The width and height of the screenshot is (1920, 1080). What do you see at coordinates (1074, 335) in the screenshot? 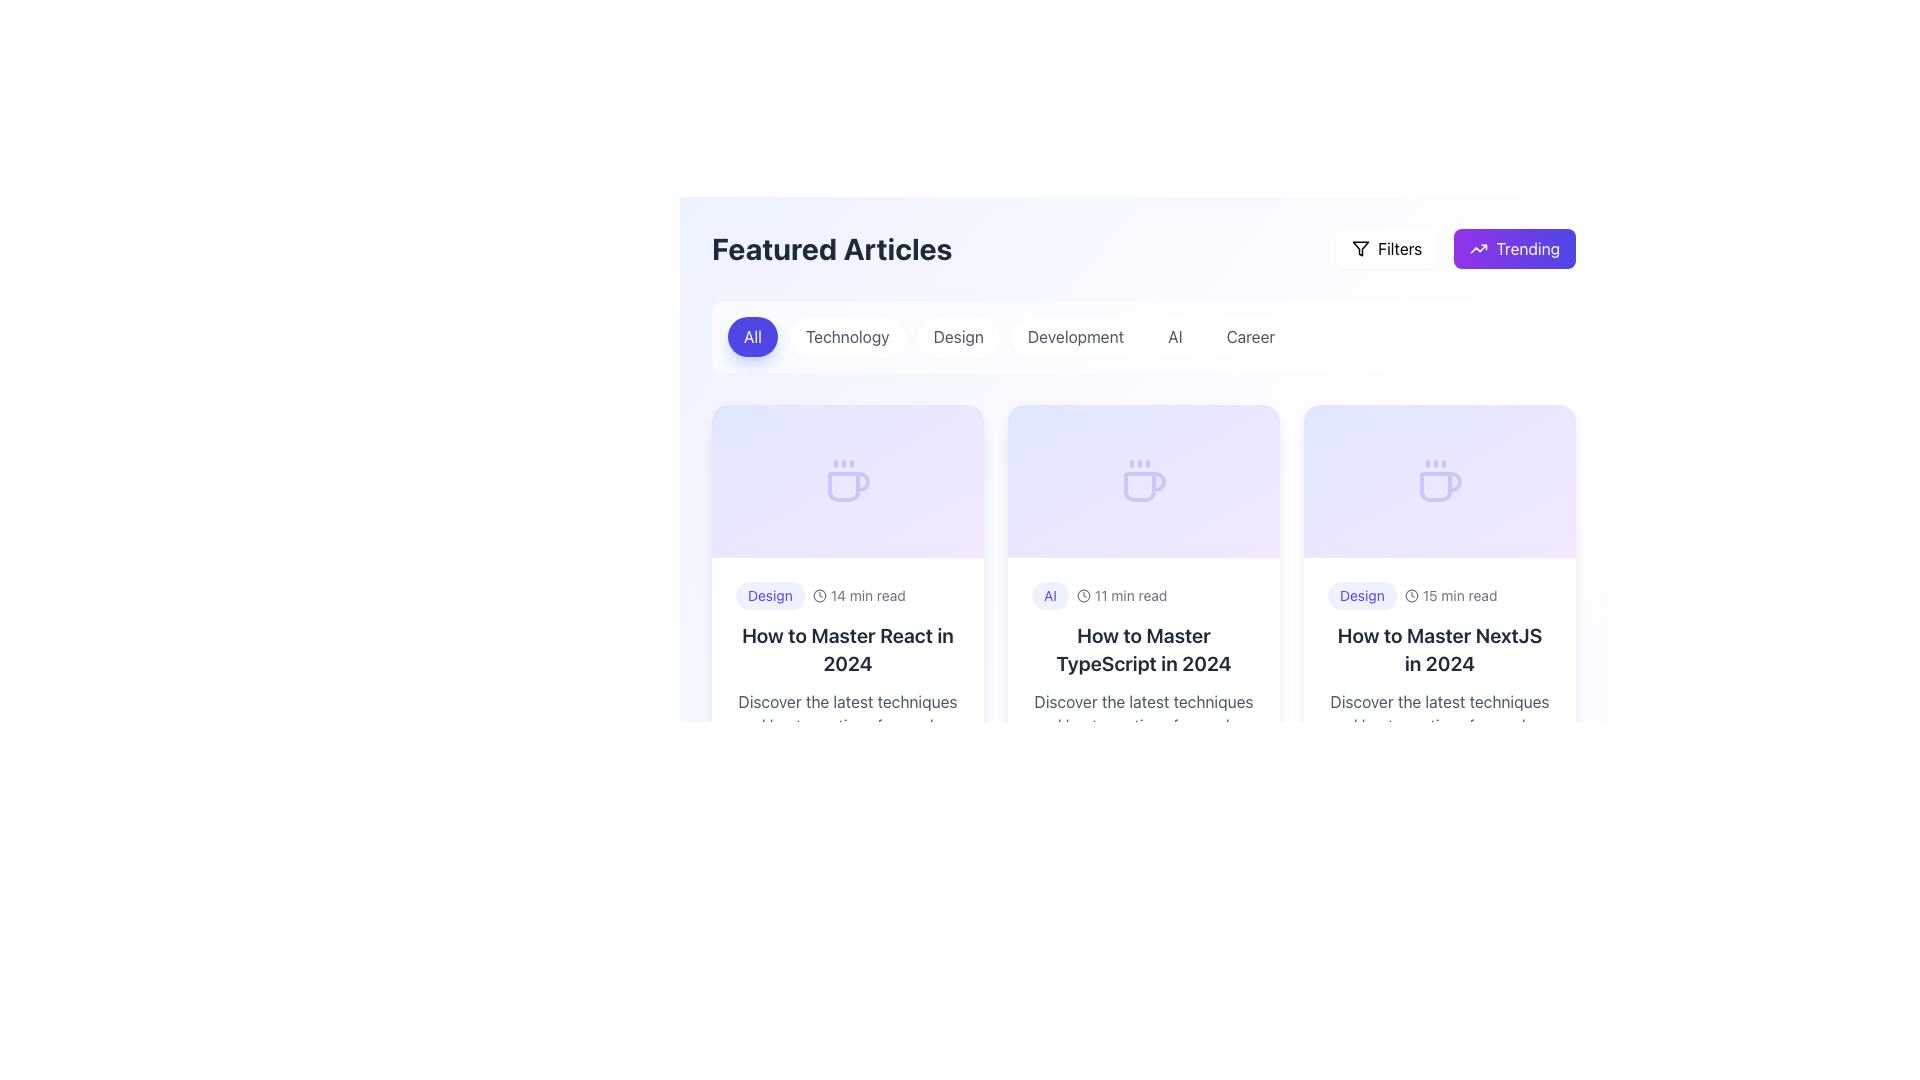
I see `the filter button labeled 'Development' located on the horizontal navigation bar under the 'Featured Articles' heading` at bounding box center [1074, 335].